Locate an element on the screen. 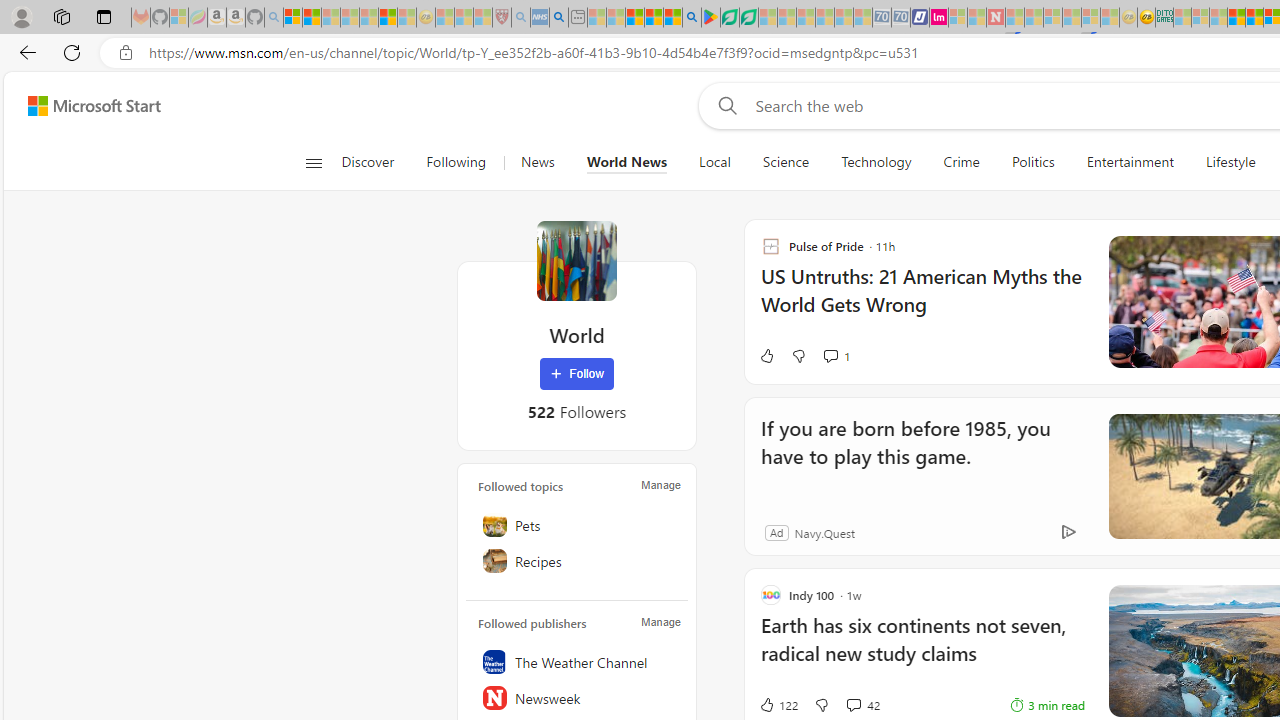 This screenshot has height=720, width=1280. 'Pets - MSN' is located at coordinates (654, 17).